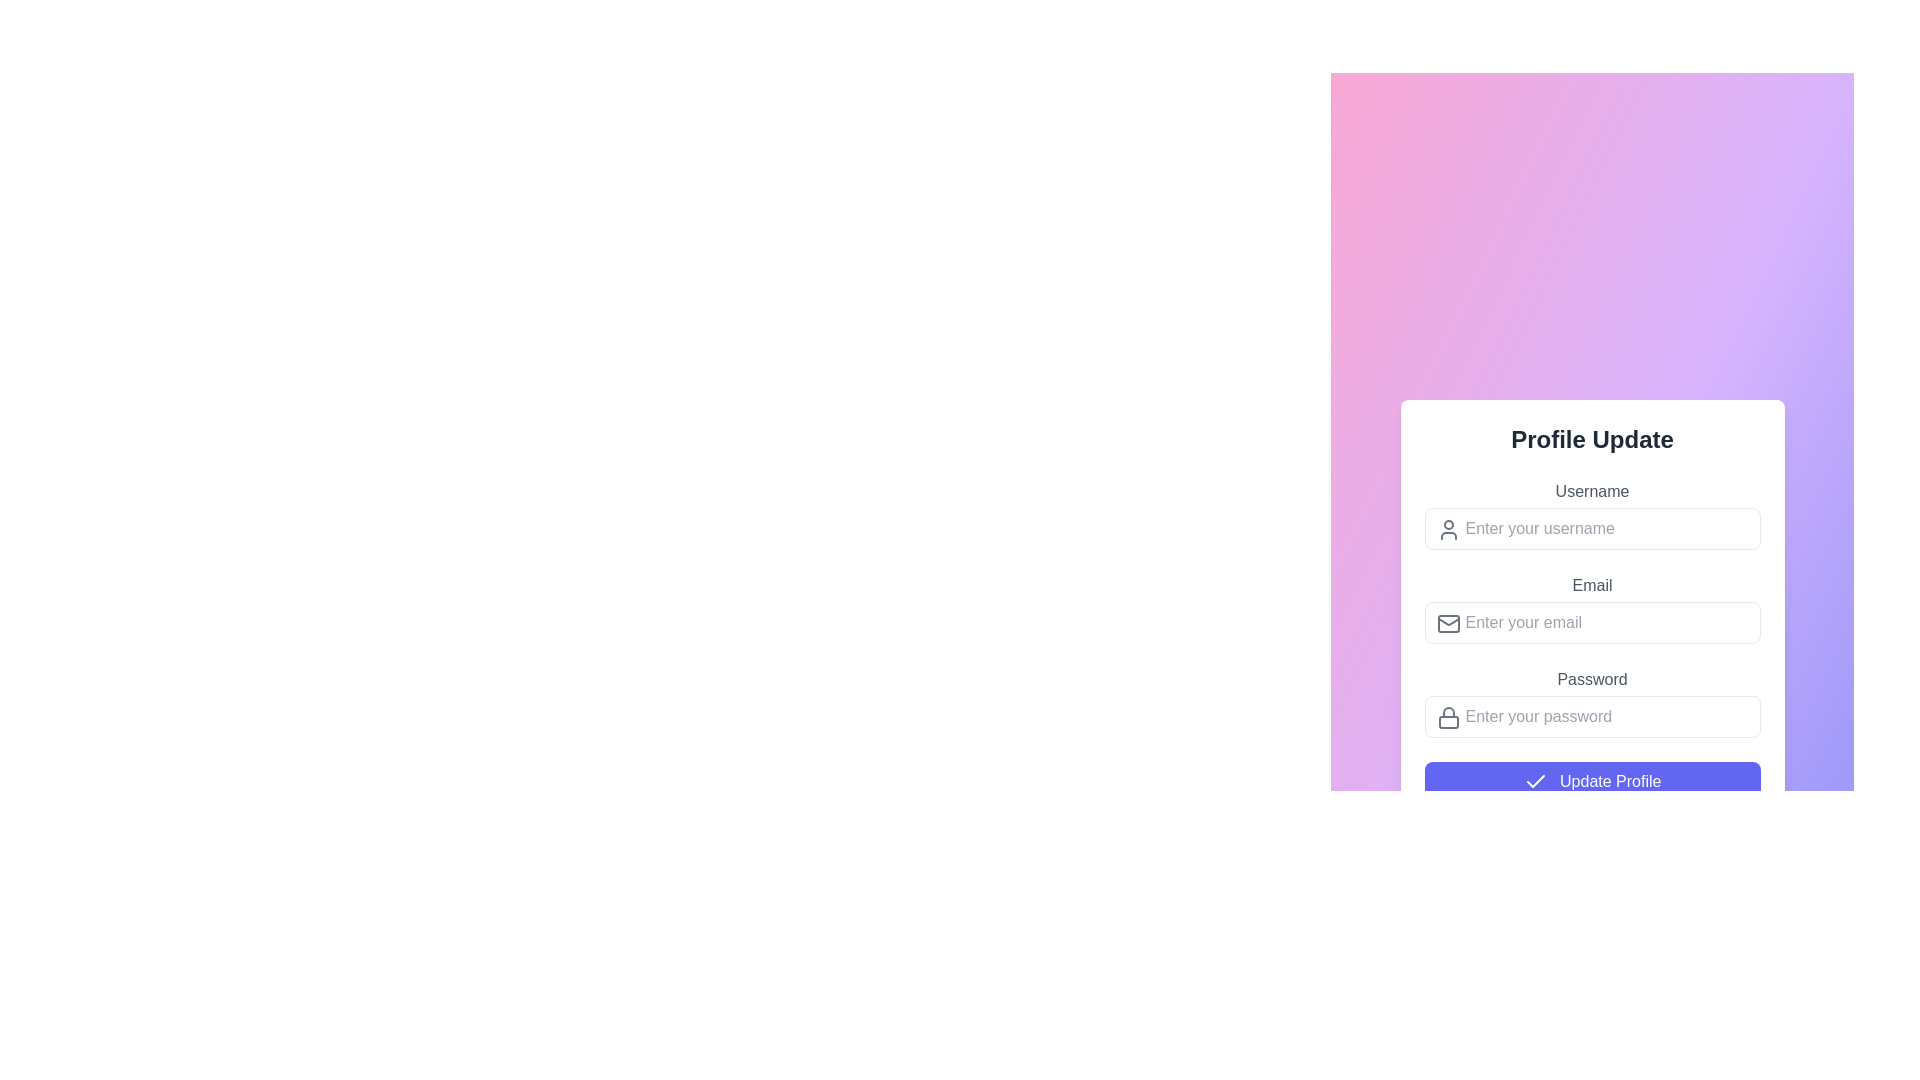  What do you see at coordinates (1591, 513) in the screenshot?
I see `the Text label indicating the username input field in the 'Profile Update' section, located directly below the header and above the 'Email' and 'Password' fields` at bounding box center [1591, 513].